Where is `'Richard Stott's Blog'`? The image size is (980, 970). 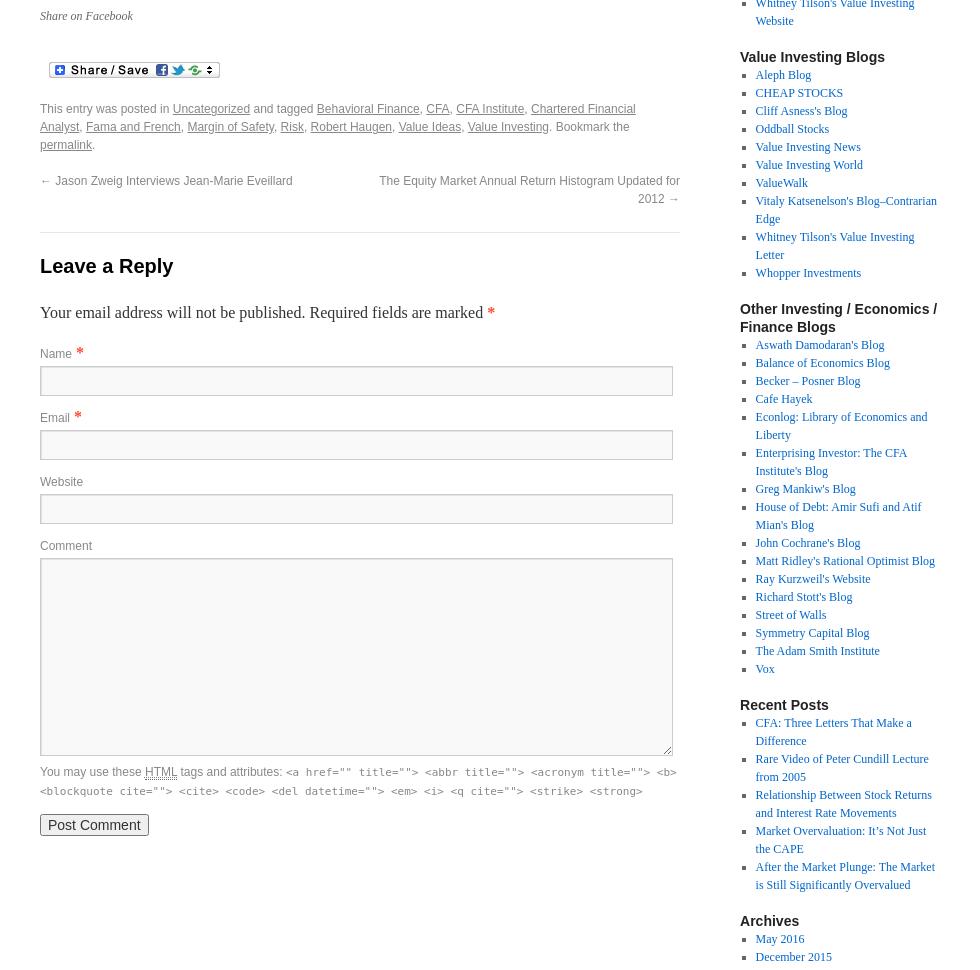 'Richard Stott's Blog' is located at coordinates (803, 597).